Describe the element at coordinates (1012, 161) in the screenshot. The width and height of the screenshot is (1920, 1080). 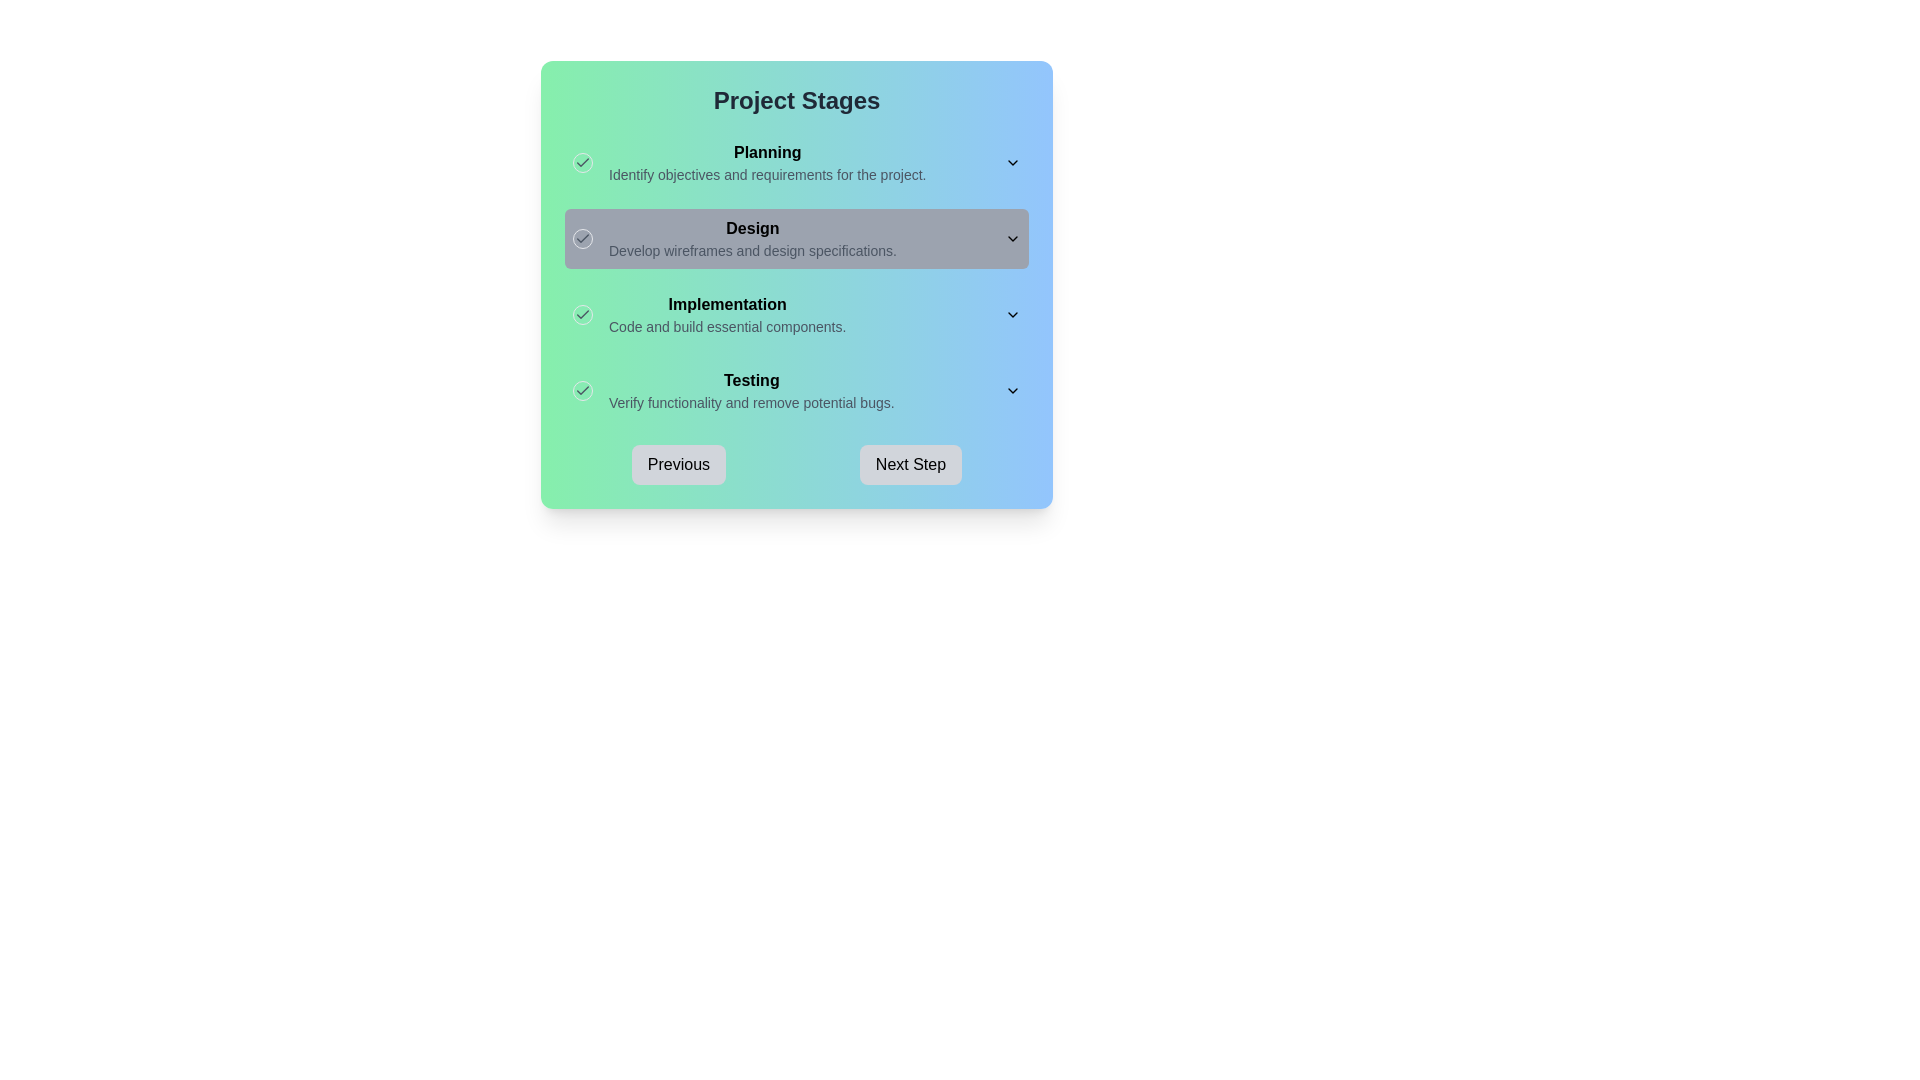
I see `the downward-pointing chevron icon next to the 'Planning' section` at that location.